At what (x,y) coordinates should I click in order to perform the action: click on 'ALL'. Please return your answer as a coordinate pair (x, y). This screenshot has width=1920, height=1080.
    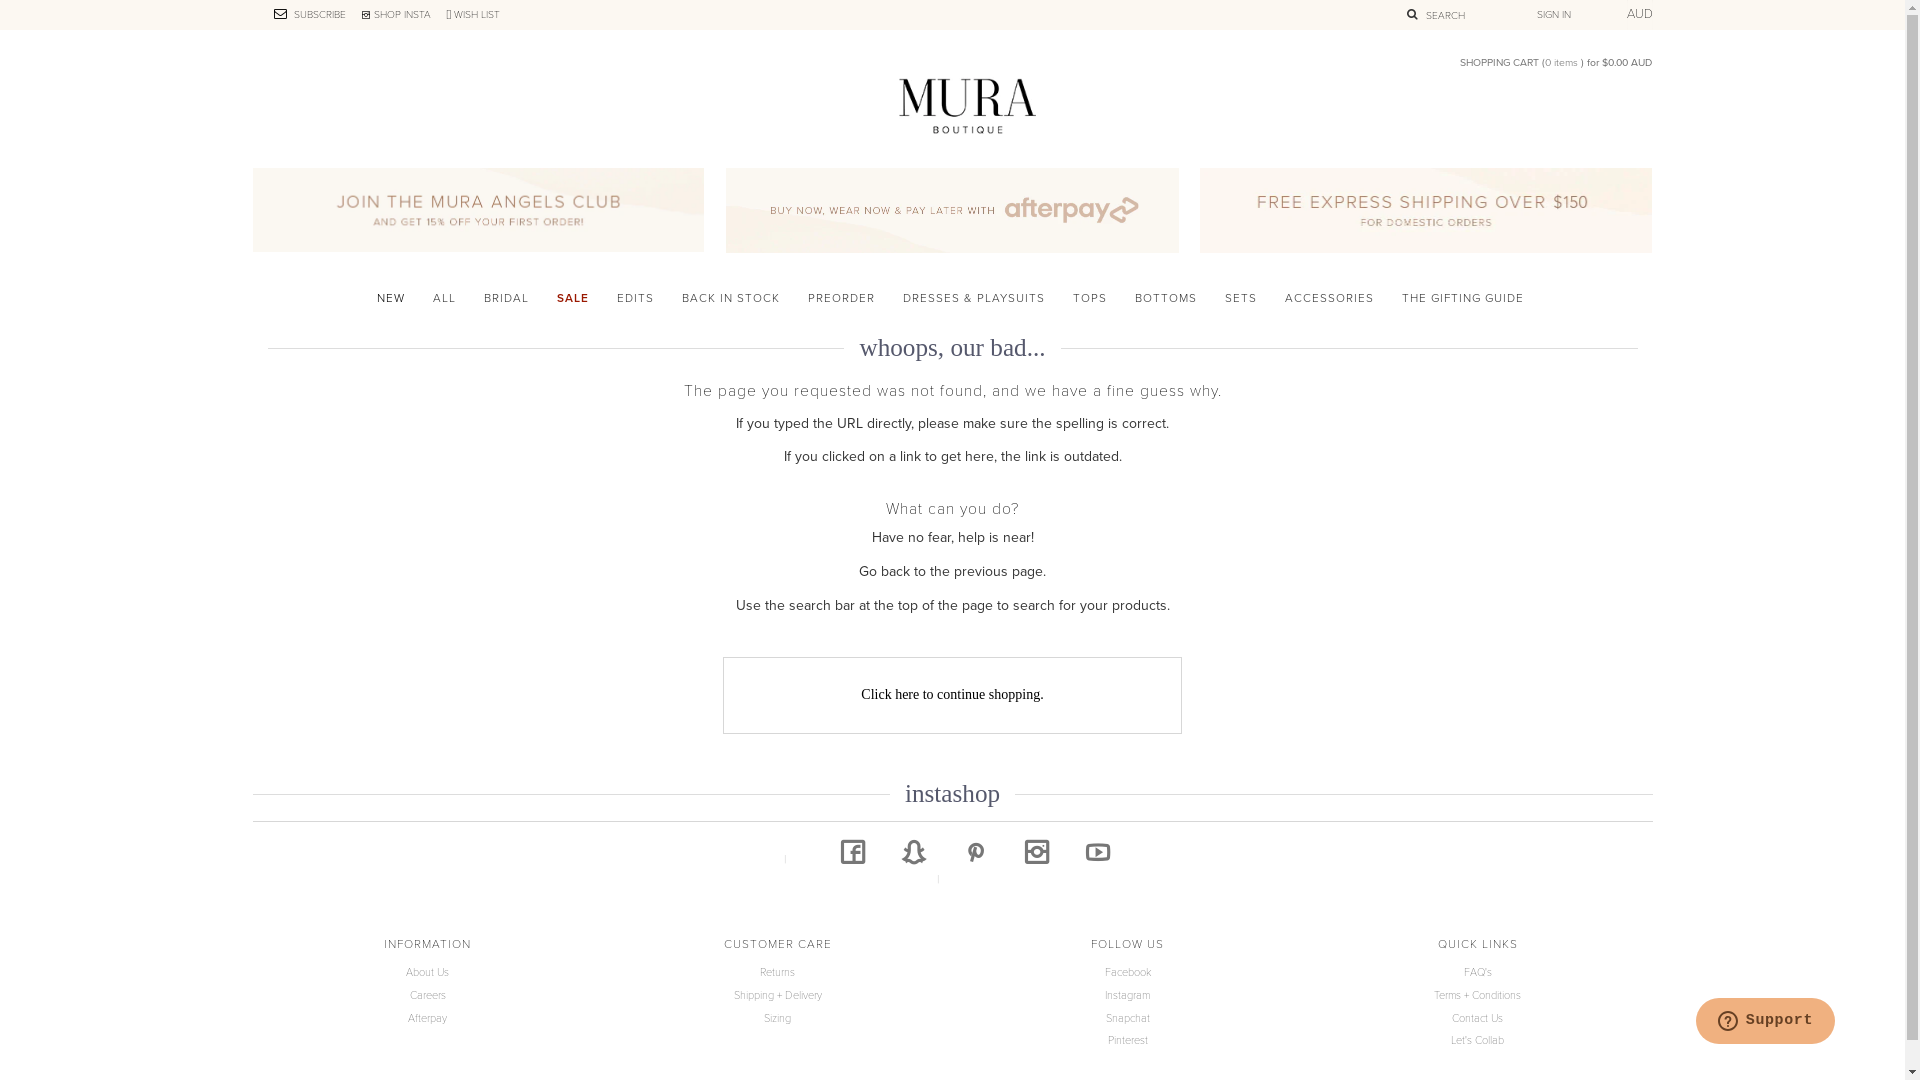
    Looking at the image, I should click on (443, 298).